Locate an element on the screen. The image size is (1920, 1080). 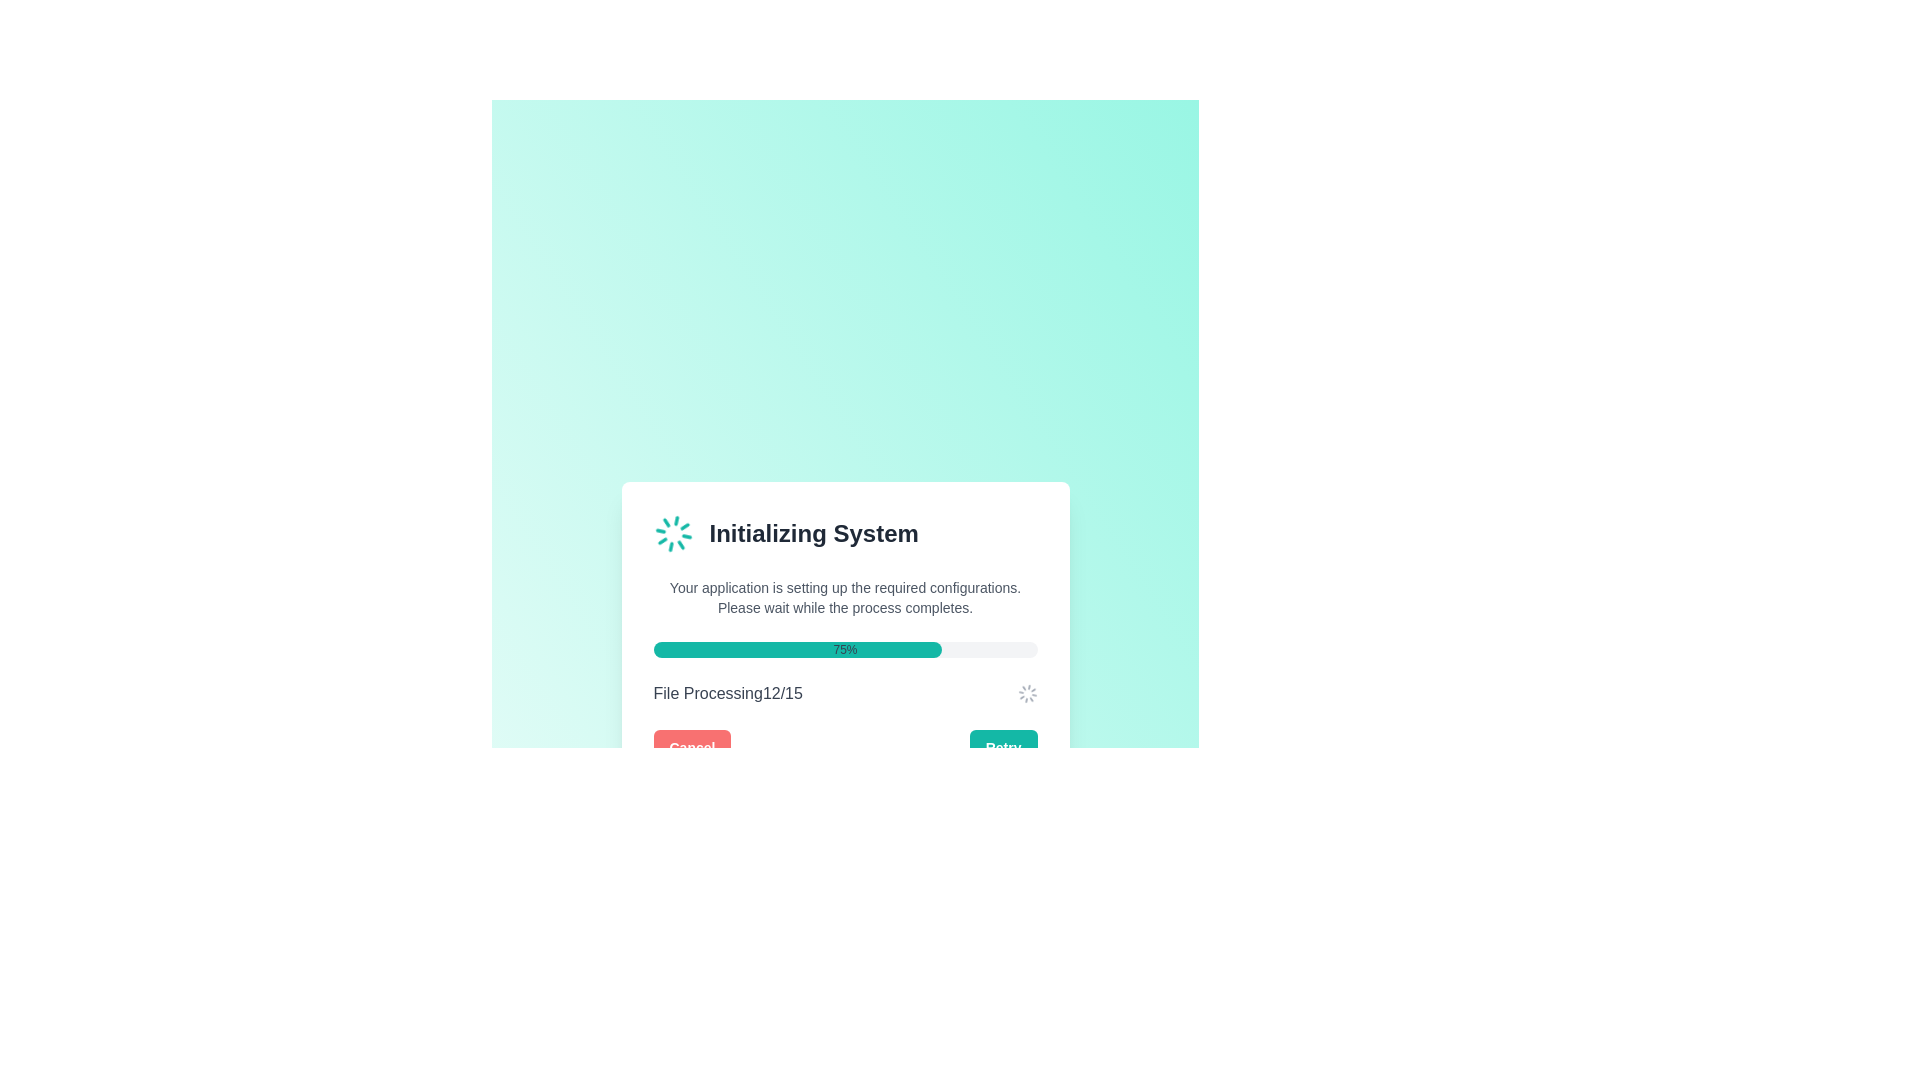
the spinning loader icon that is composed of circular teal bars, located to the left of the 'Initializing System' title is located at coordinates (673, 532).